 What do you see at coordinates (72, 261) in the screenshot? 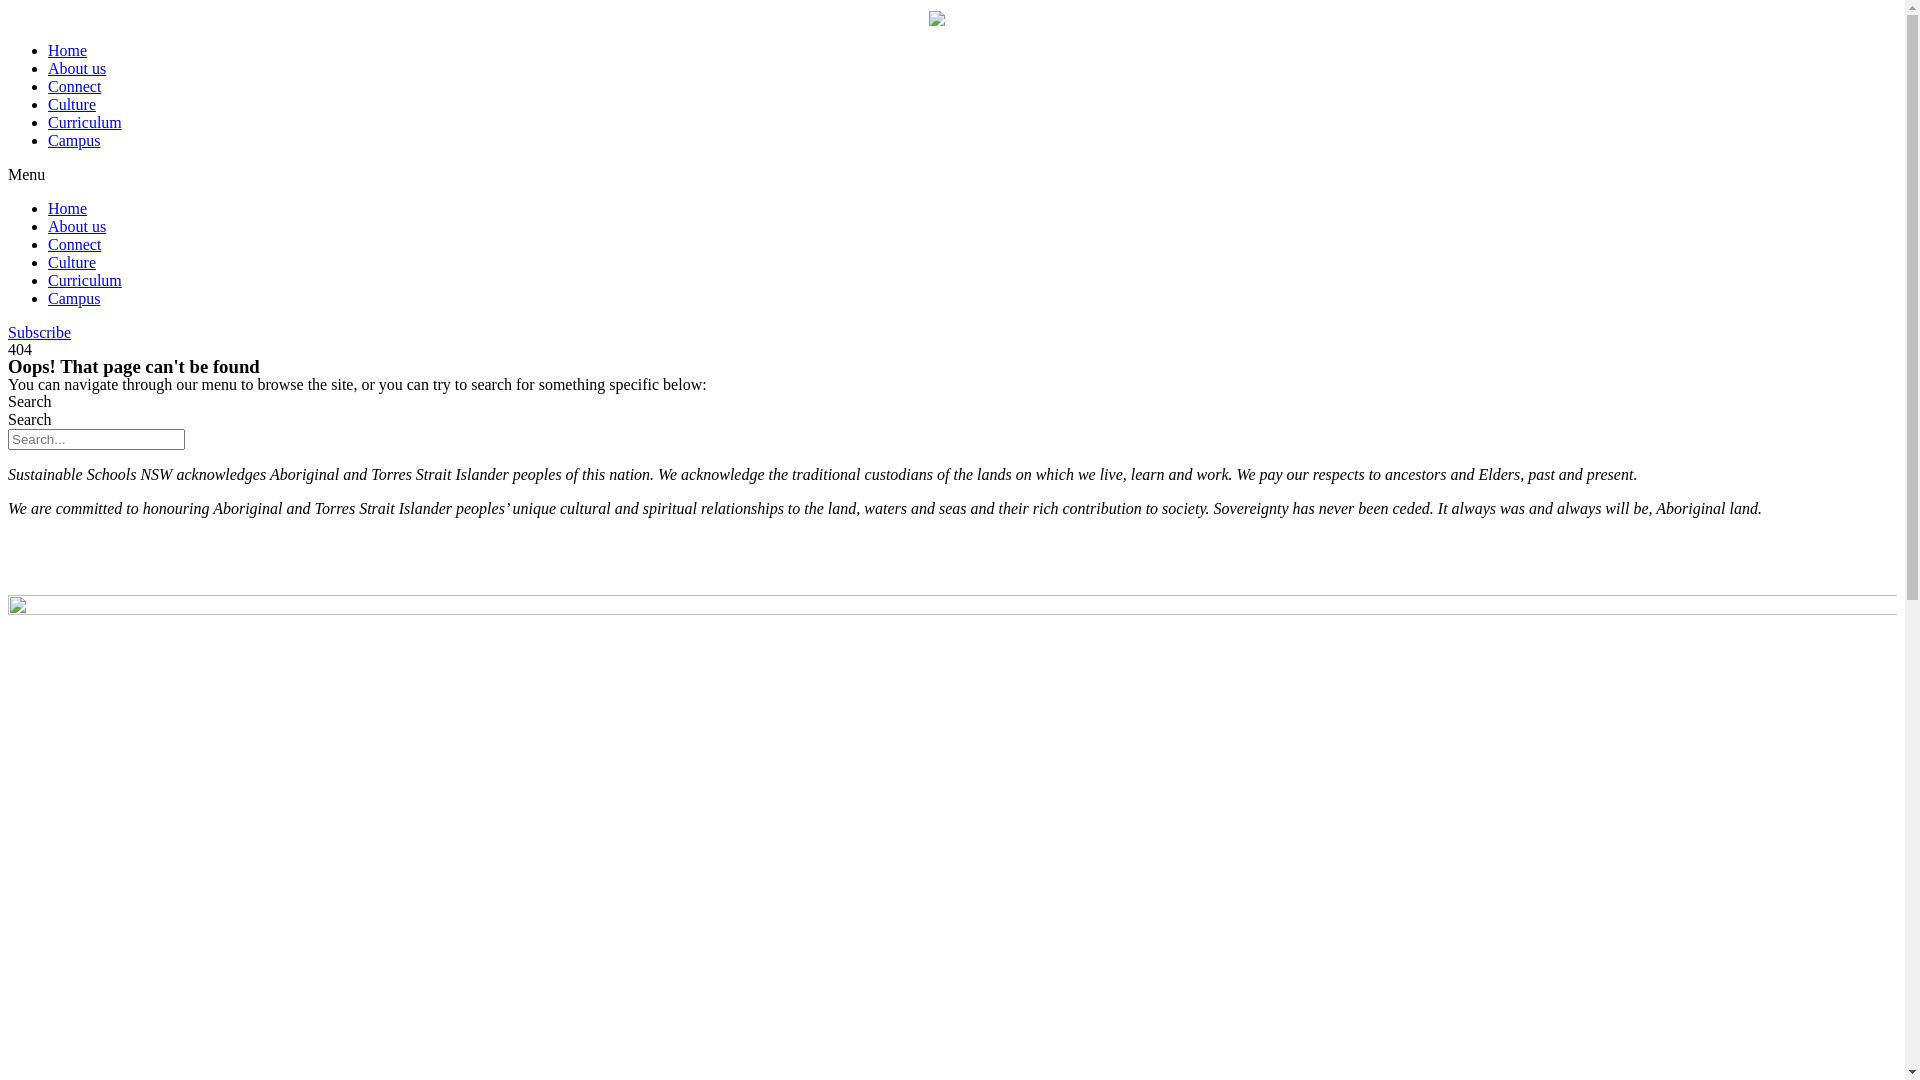
I see `'Culture'` at bounding box center [72, 261].